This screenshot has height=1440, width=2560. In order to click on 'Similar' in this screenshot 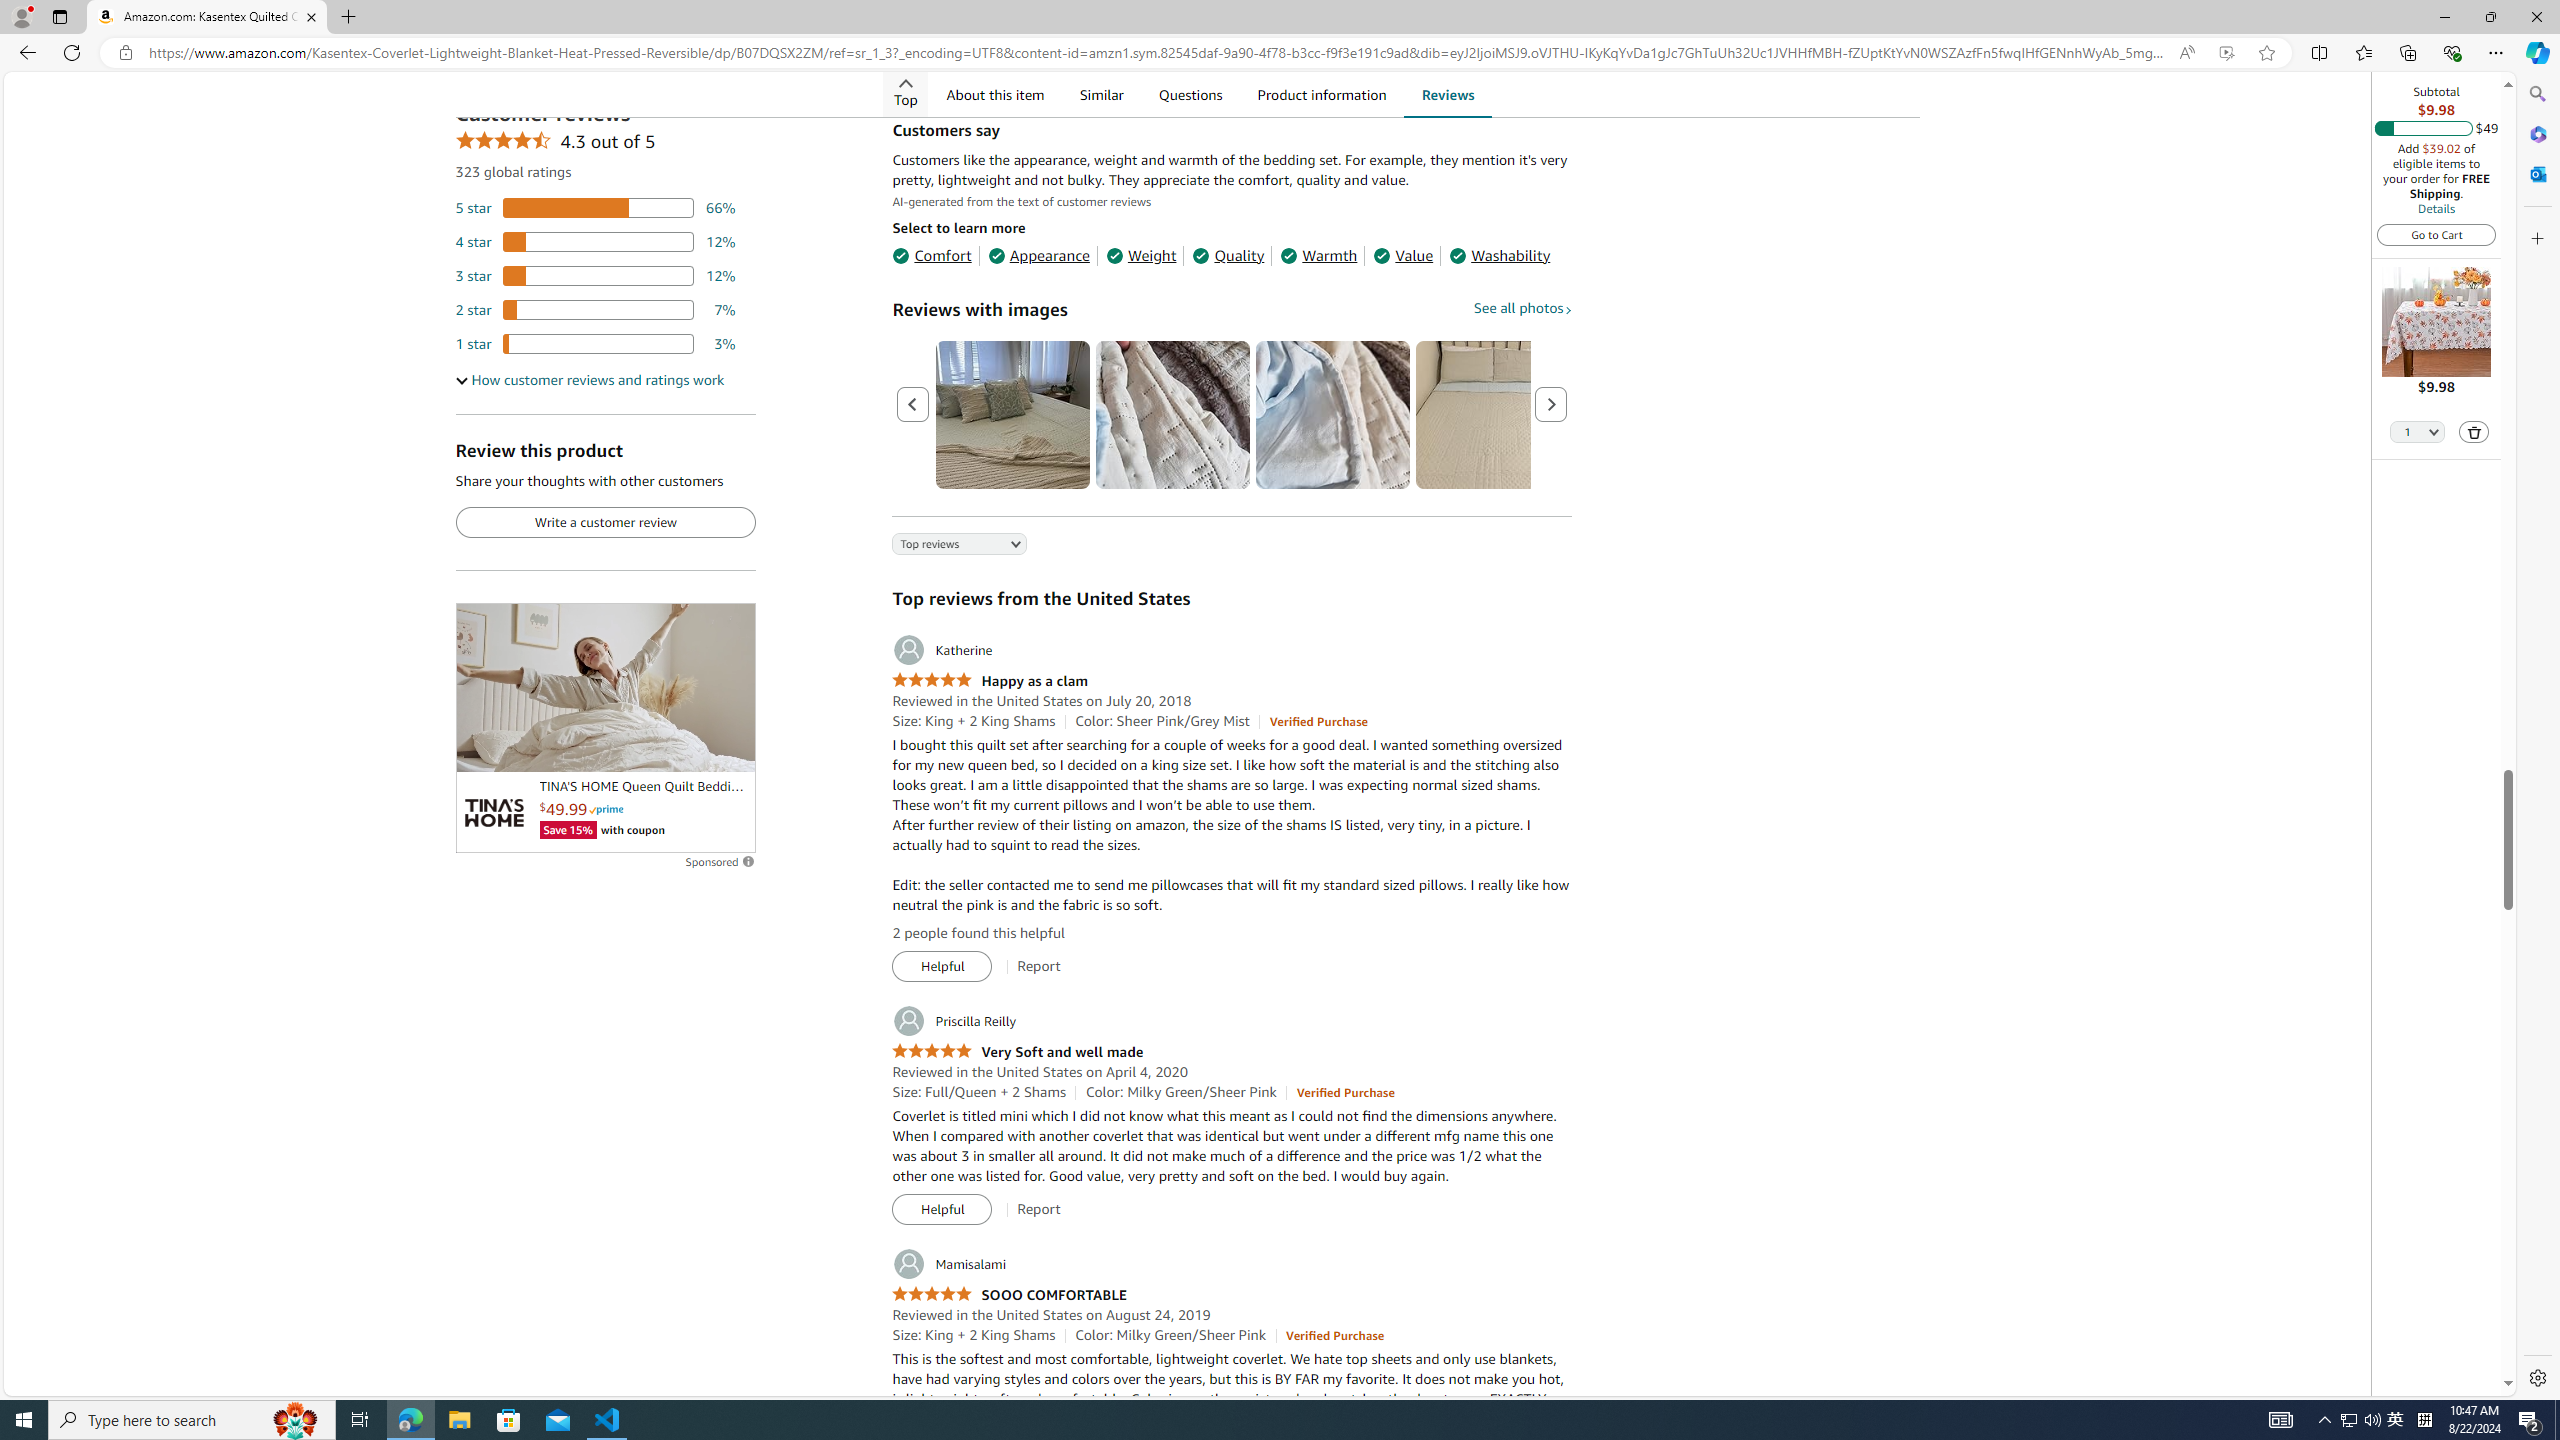, I will do `click(1100, 93)`.